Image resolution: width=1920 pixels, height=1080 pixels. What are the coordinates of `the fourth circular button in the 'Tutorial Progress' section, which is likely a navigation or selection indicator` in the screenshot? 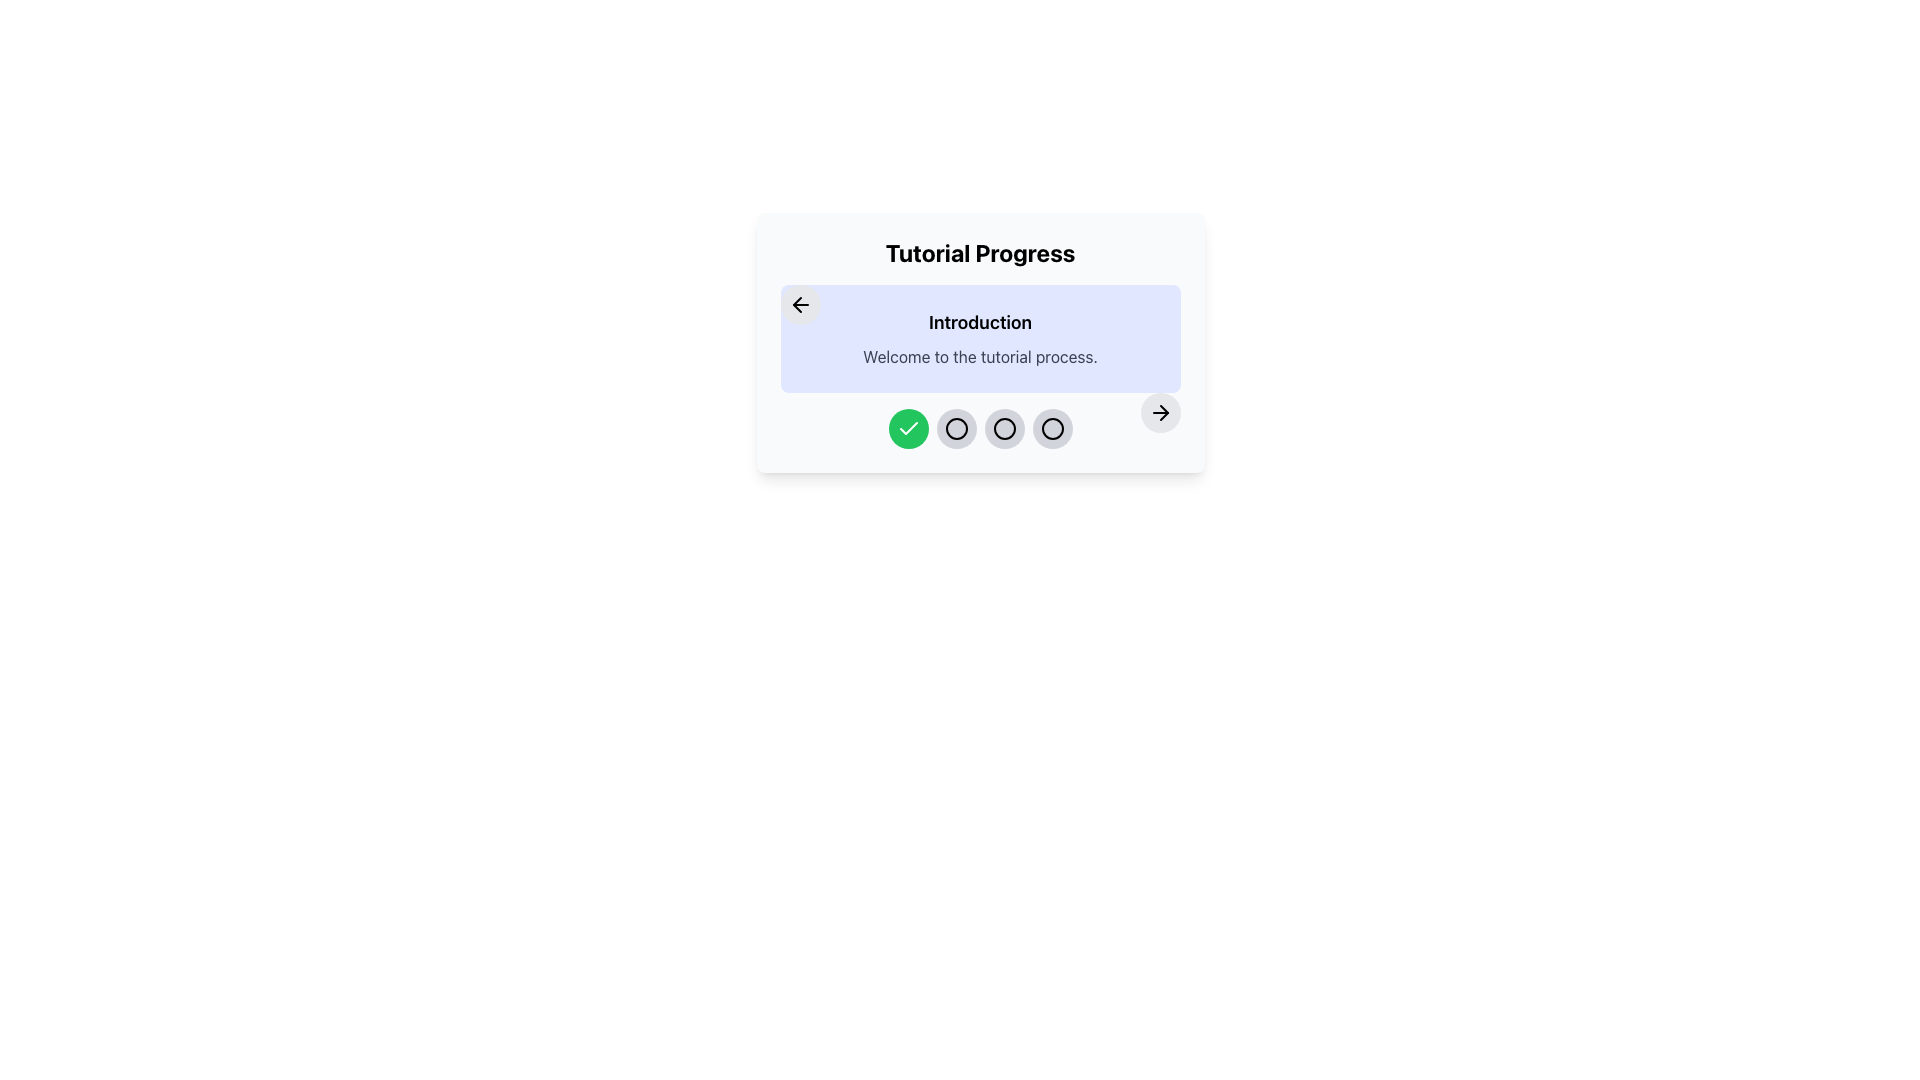 It's located at (1051, 427).